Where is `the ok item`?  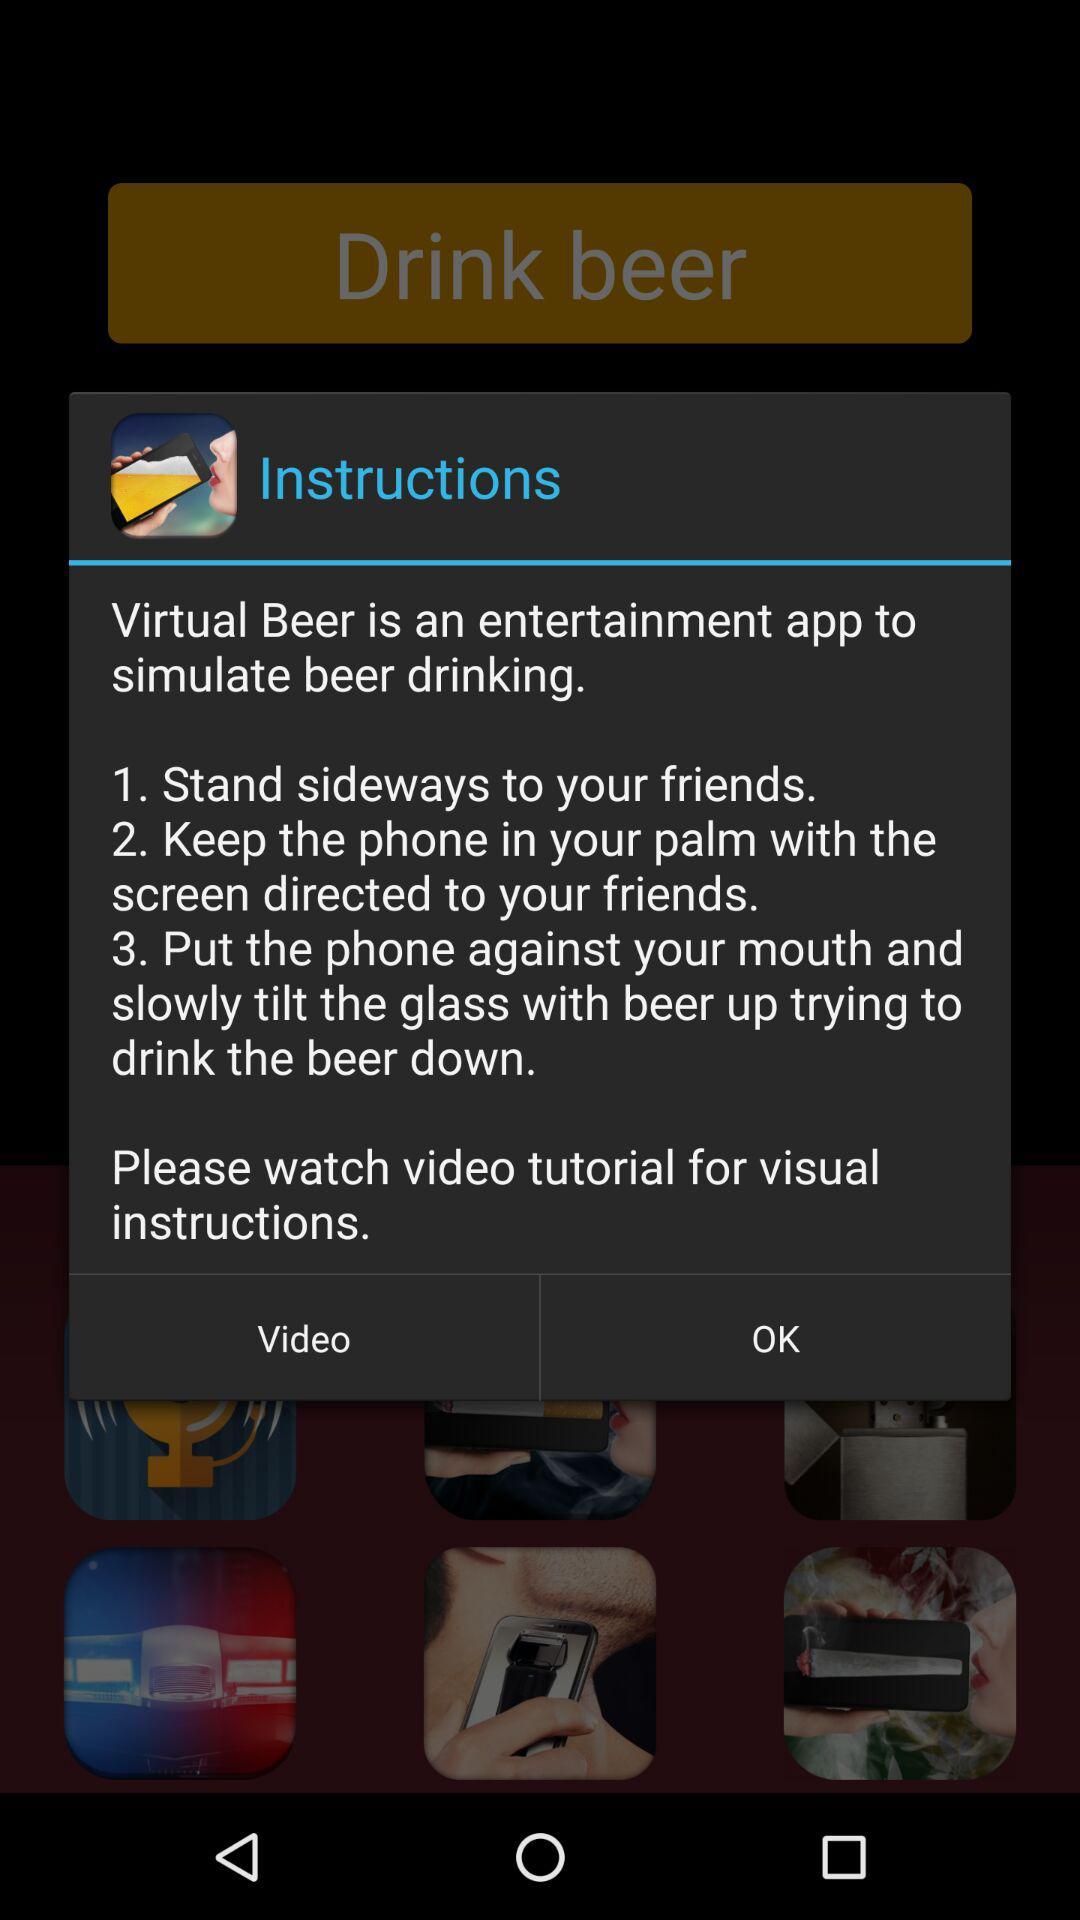 the ok item is located at coordinates (774, 1338).